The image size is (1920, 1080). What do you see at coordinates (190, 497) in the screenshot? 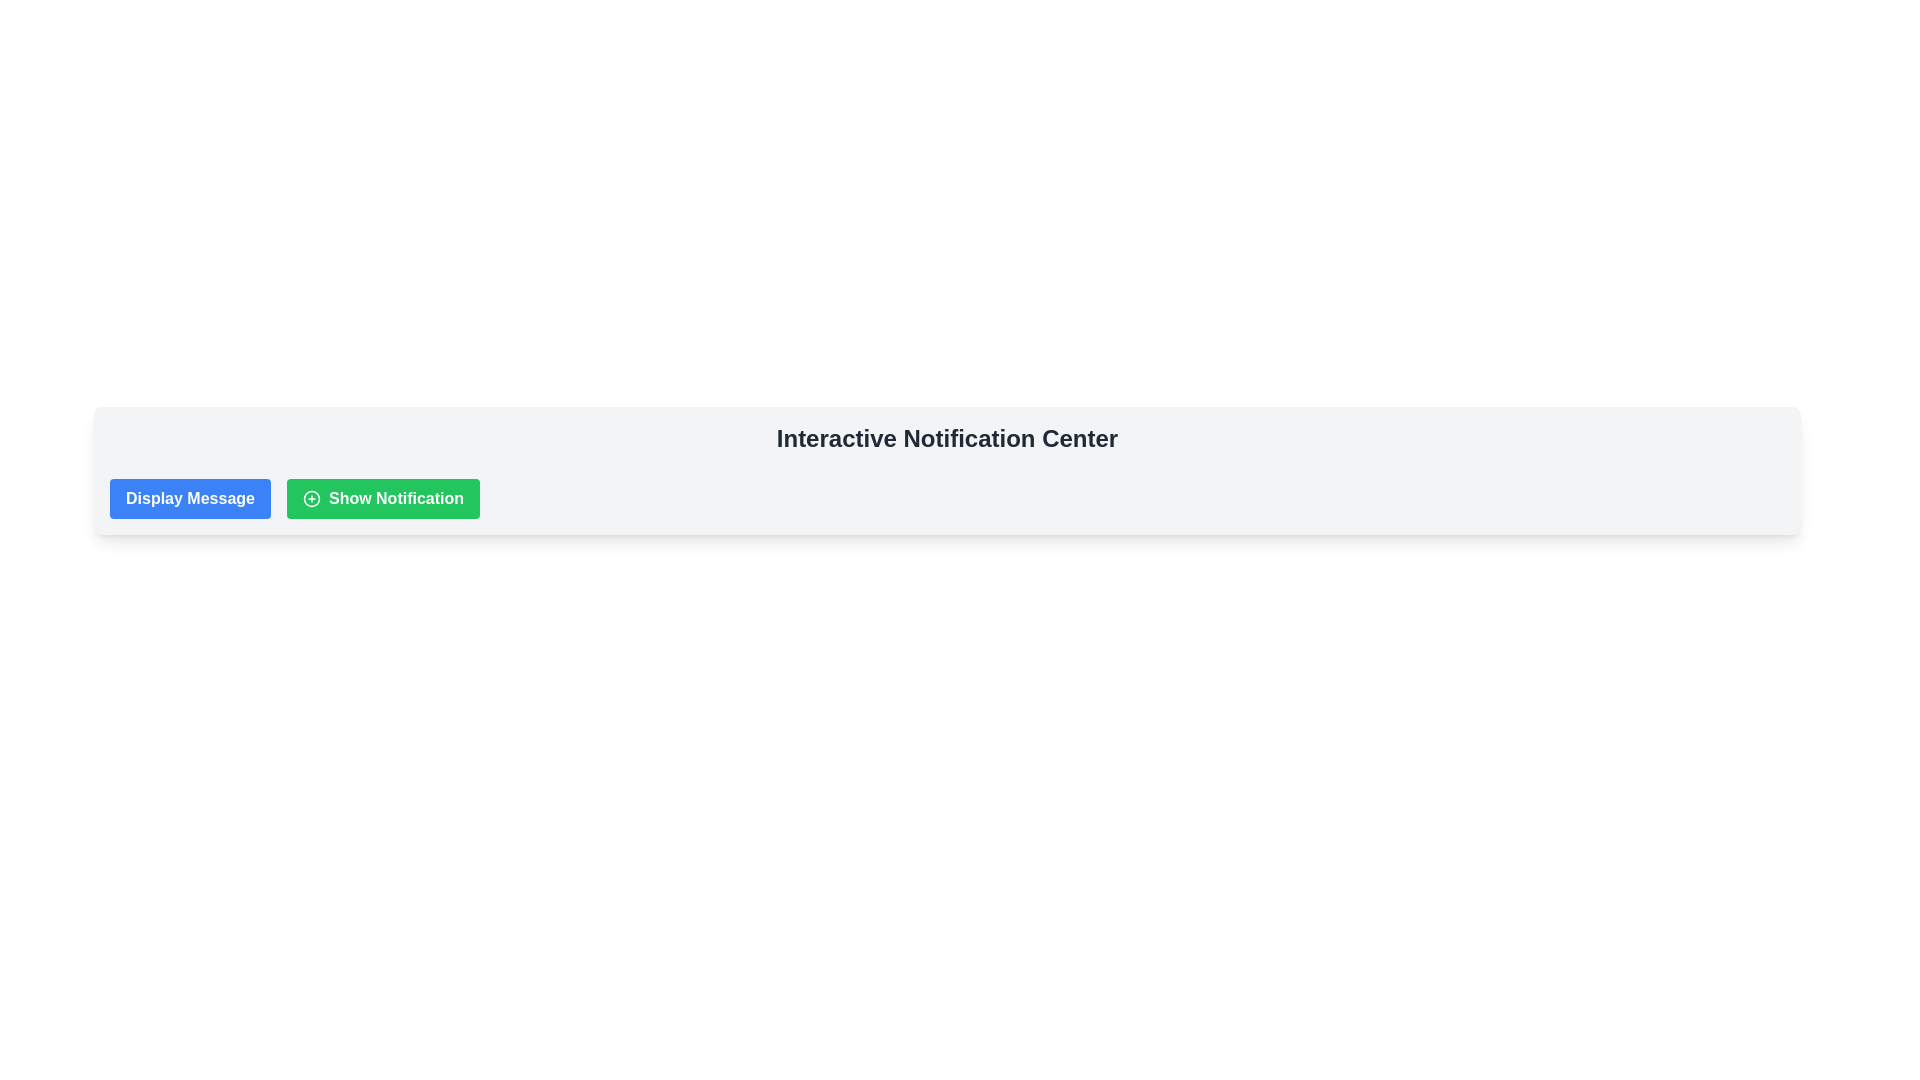
I see `the blue button labeled 'Display Message'` at bounding box center [190, 497].